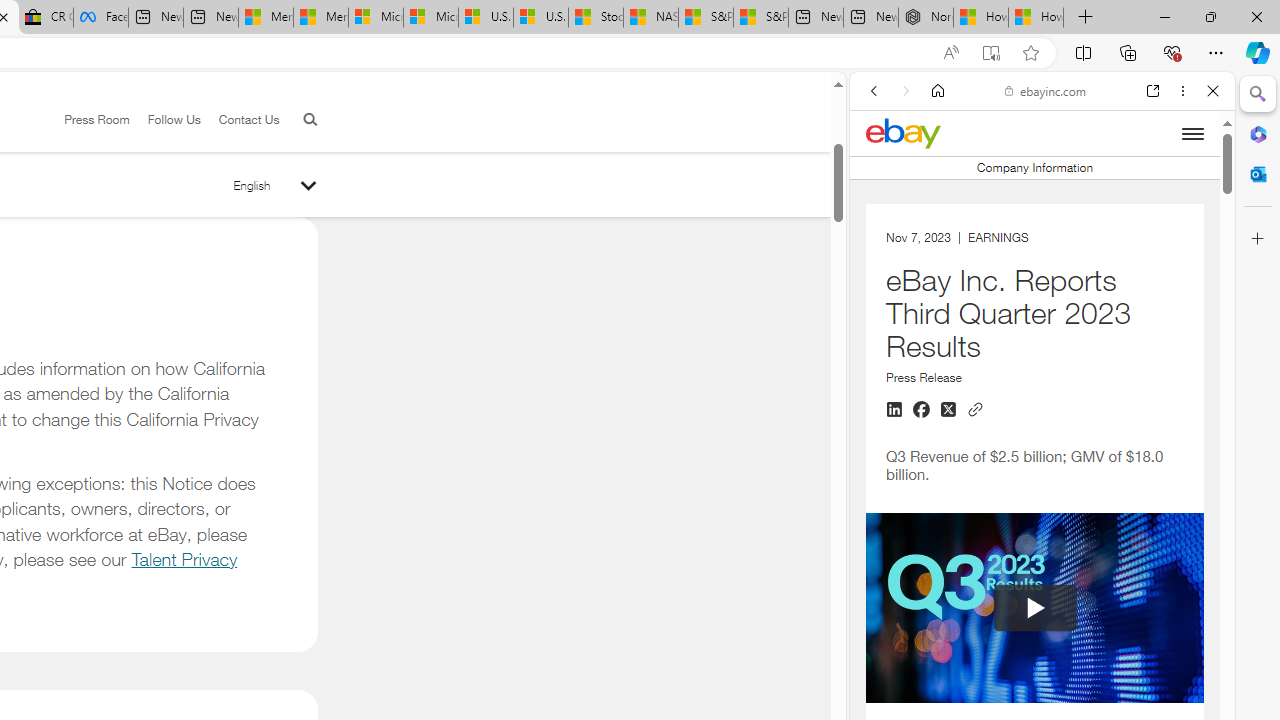 The height and width of the screenshot is (720, 1280). What do you see at coordinates (991, 52) in the screenshot?
I see `'Enter Immersive Reader (F9)'` at bounding box center [991, 52].